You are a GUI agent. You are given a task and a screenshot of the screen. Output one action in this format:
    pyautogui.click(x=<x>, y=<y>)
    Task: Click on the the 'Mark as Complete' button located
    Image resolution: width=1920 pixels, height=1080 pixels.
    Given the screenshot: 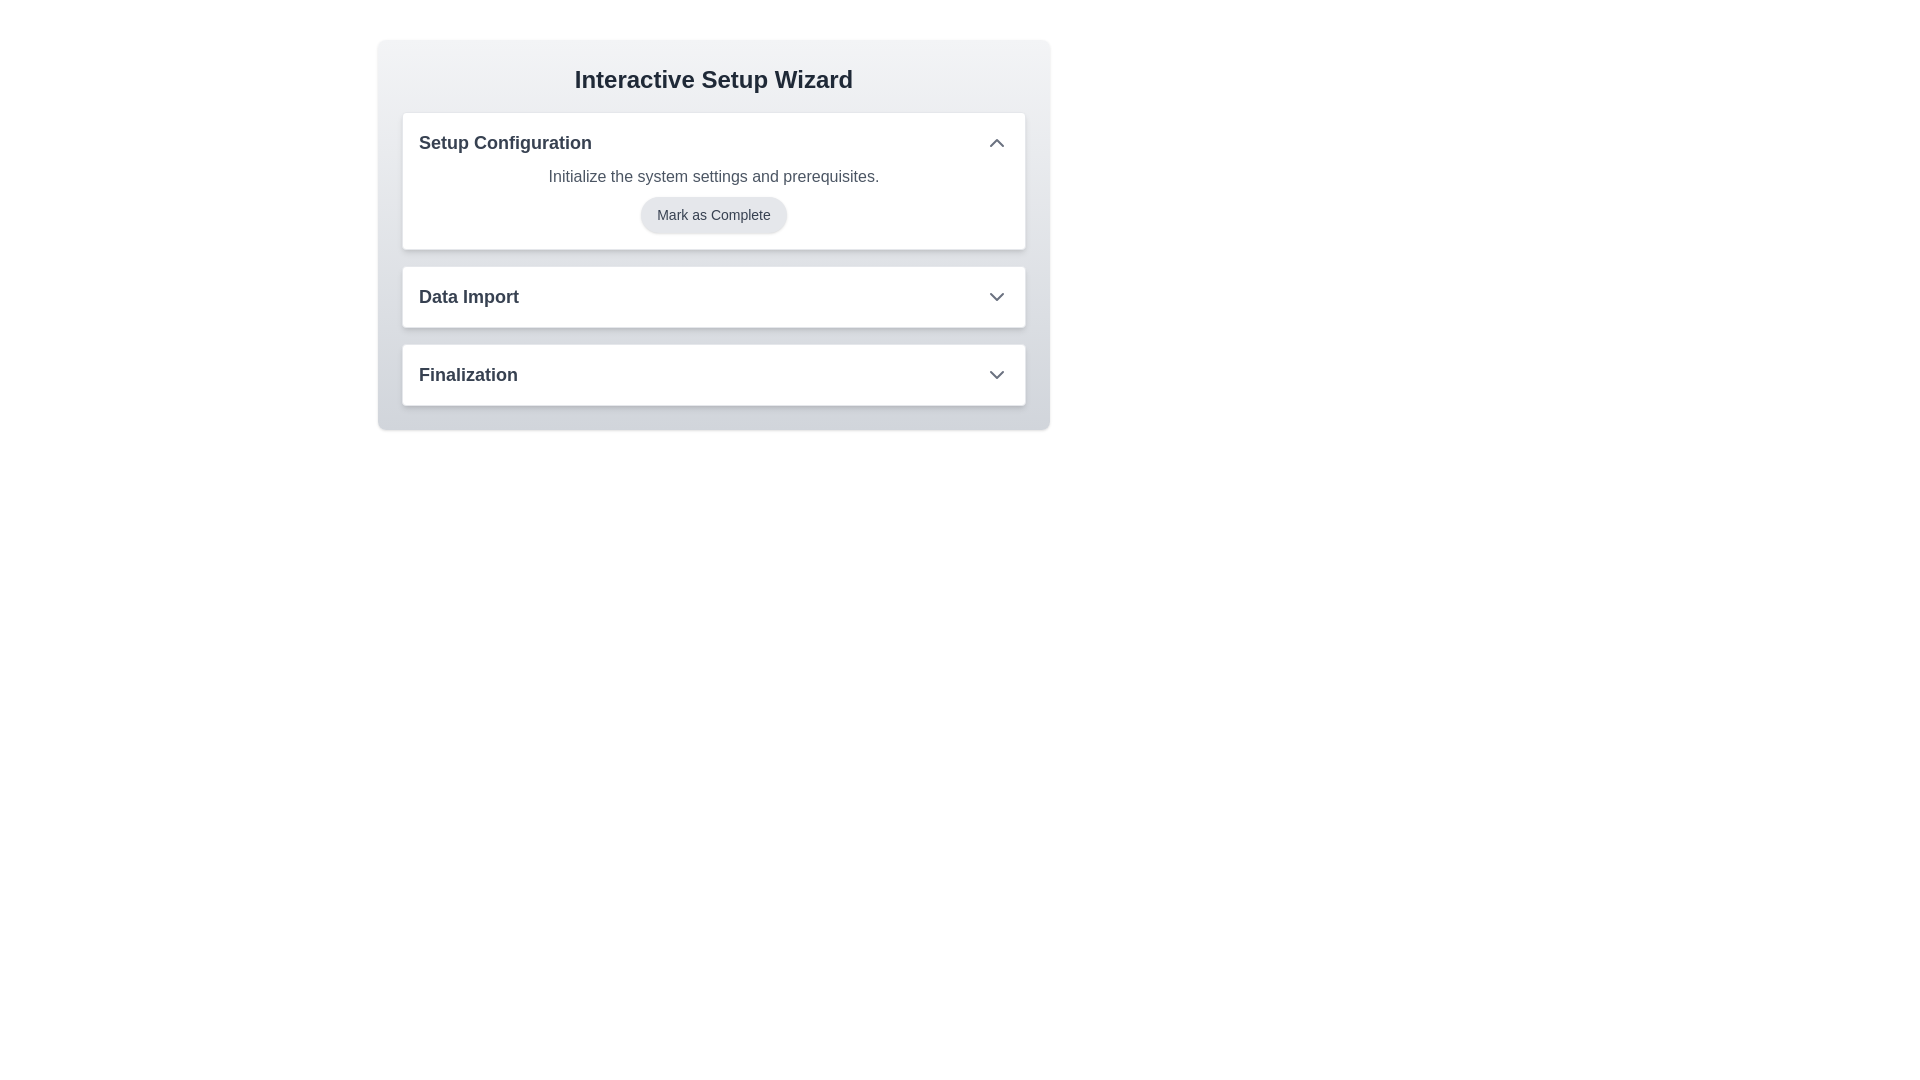 What is the action you would take?
    pyautogui.click(x=714, y=199)
    